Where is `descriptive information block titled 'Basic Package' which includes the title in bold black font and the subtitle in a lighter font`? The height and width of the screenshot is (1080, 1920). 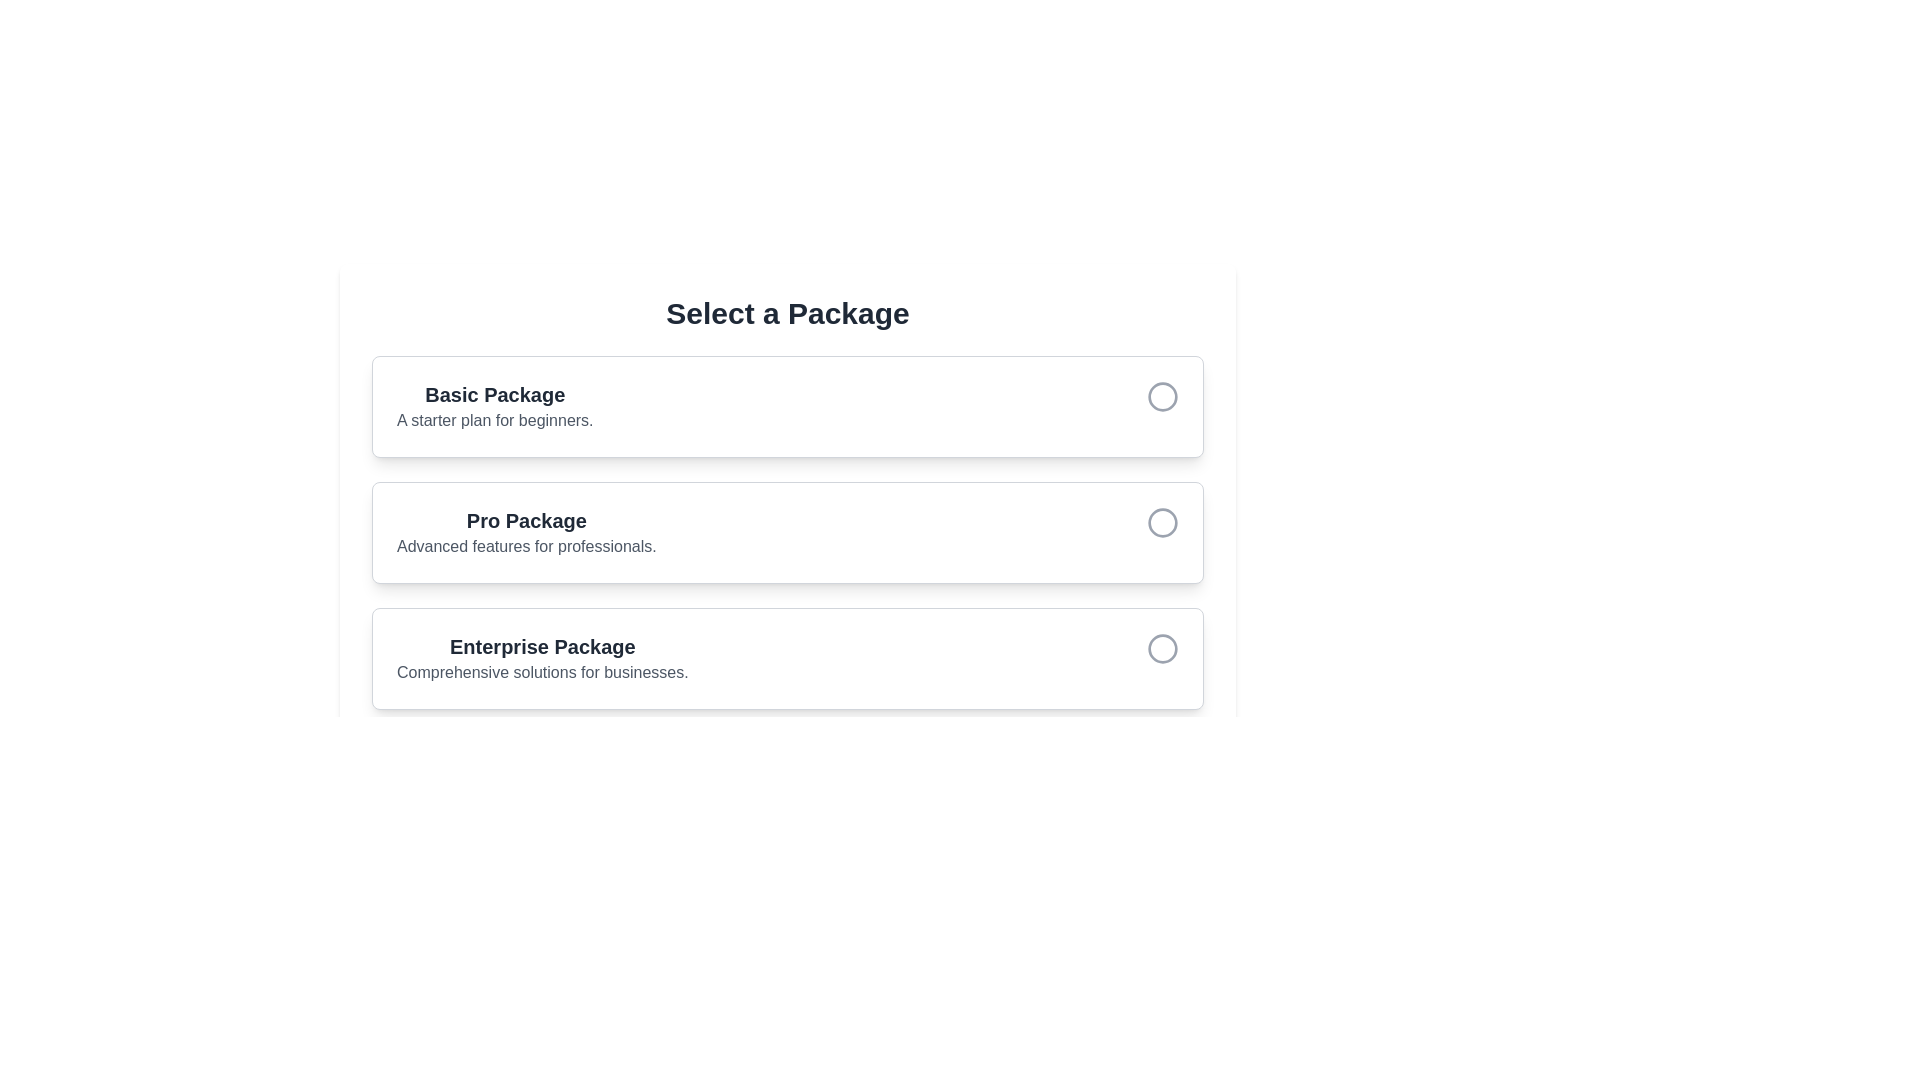 descriptive information block titled 'Basic Package' which includes the title in bold black font and the subtitle in a lighter font is located at coordinates (786, 406).